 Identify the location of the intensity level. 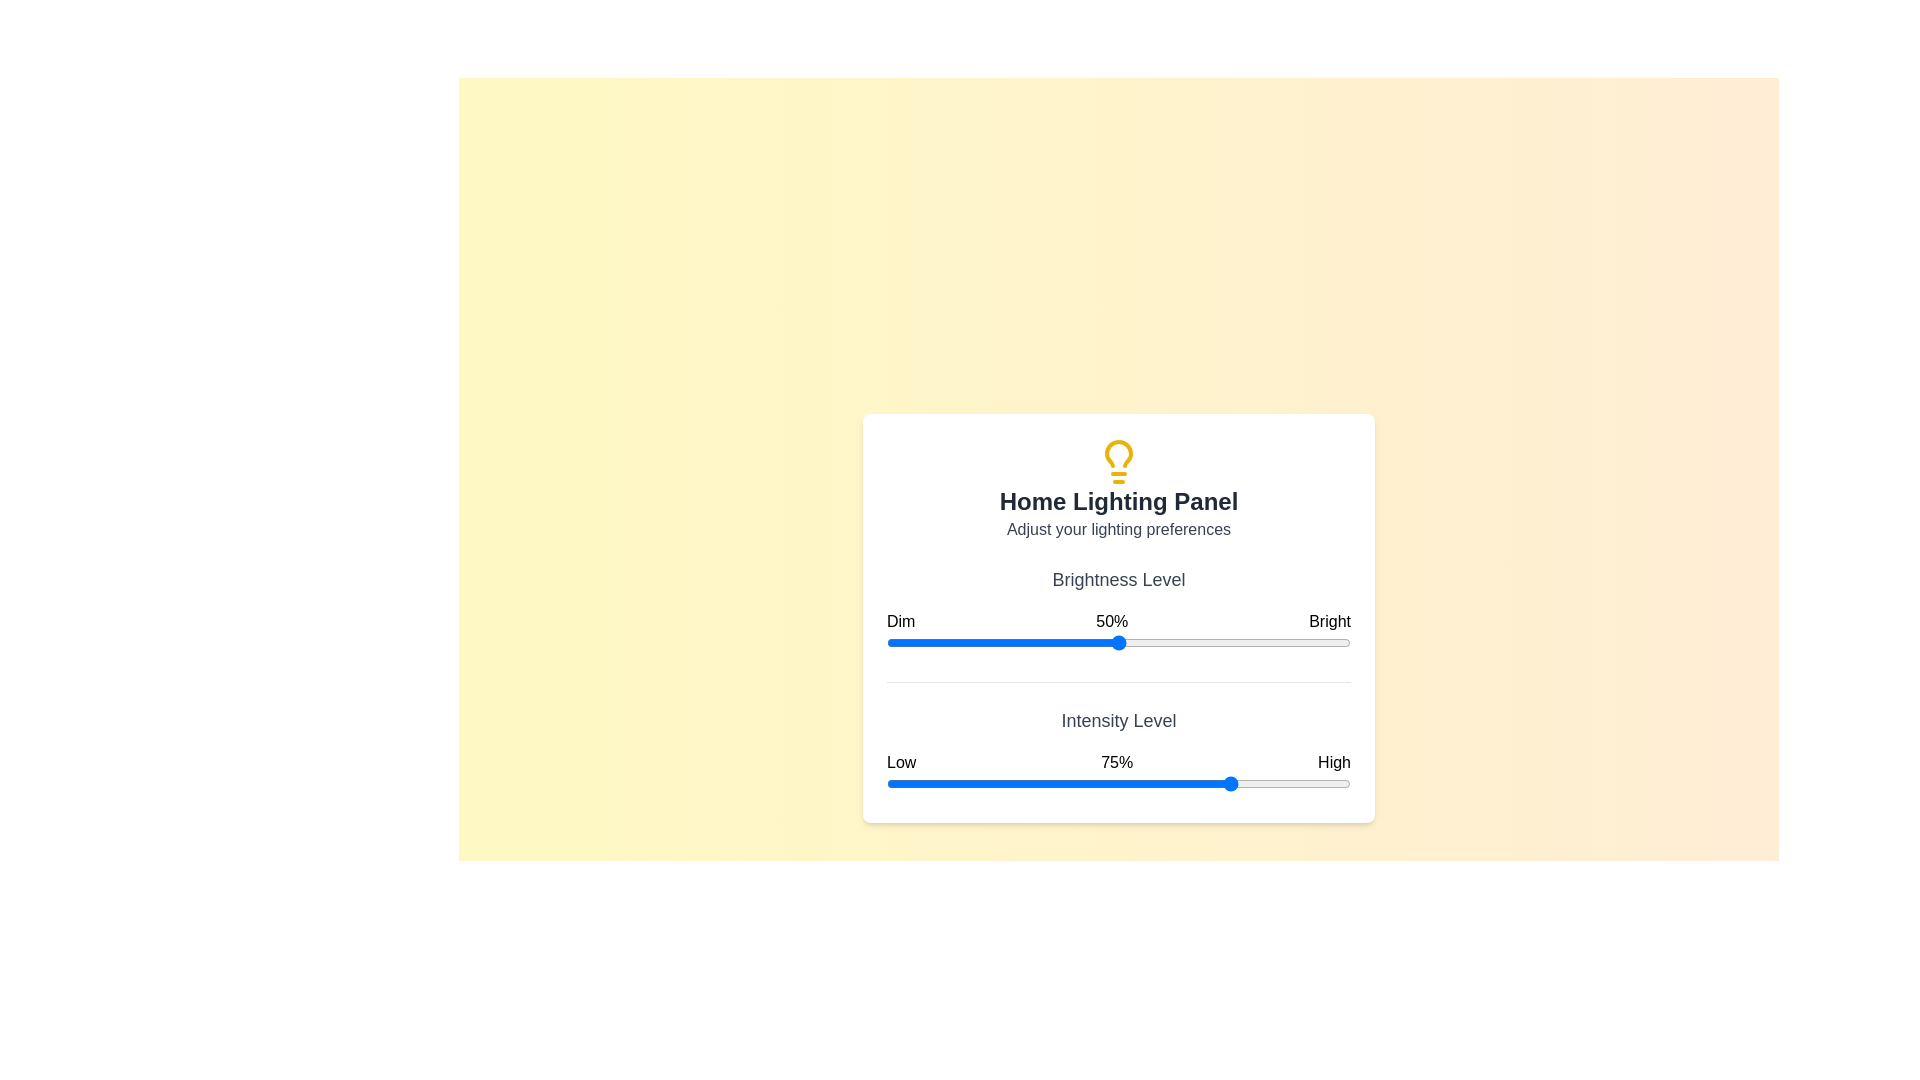
(1210, 782).